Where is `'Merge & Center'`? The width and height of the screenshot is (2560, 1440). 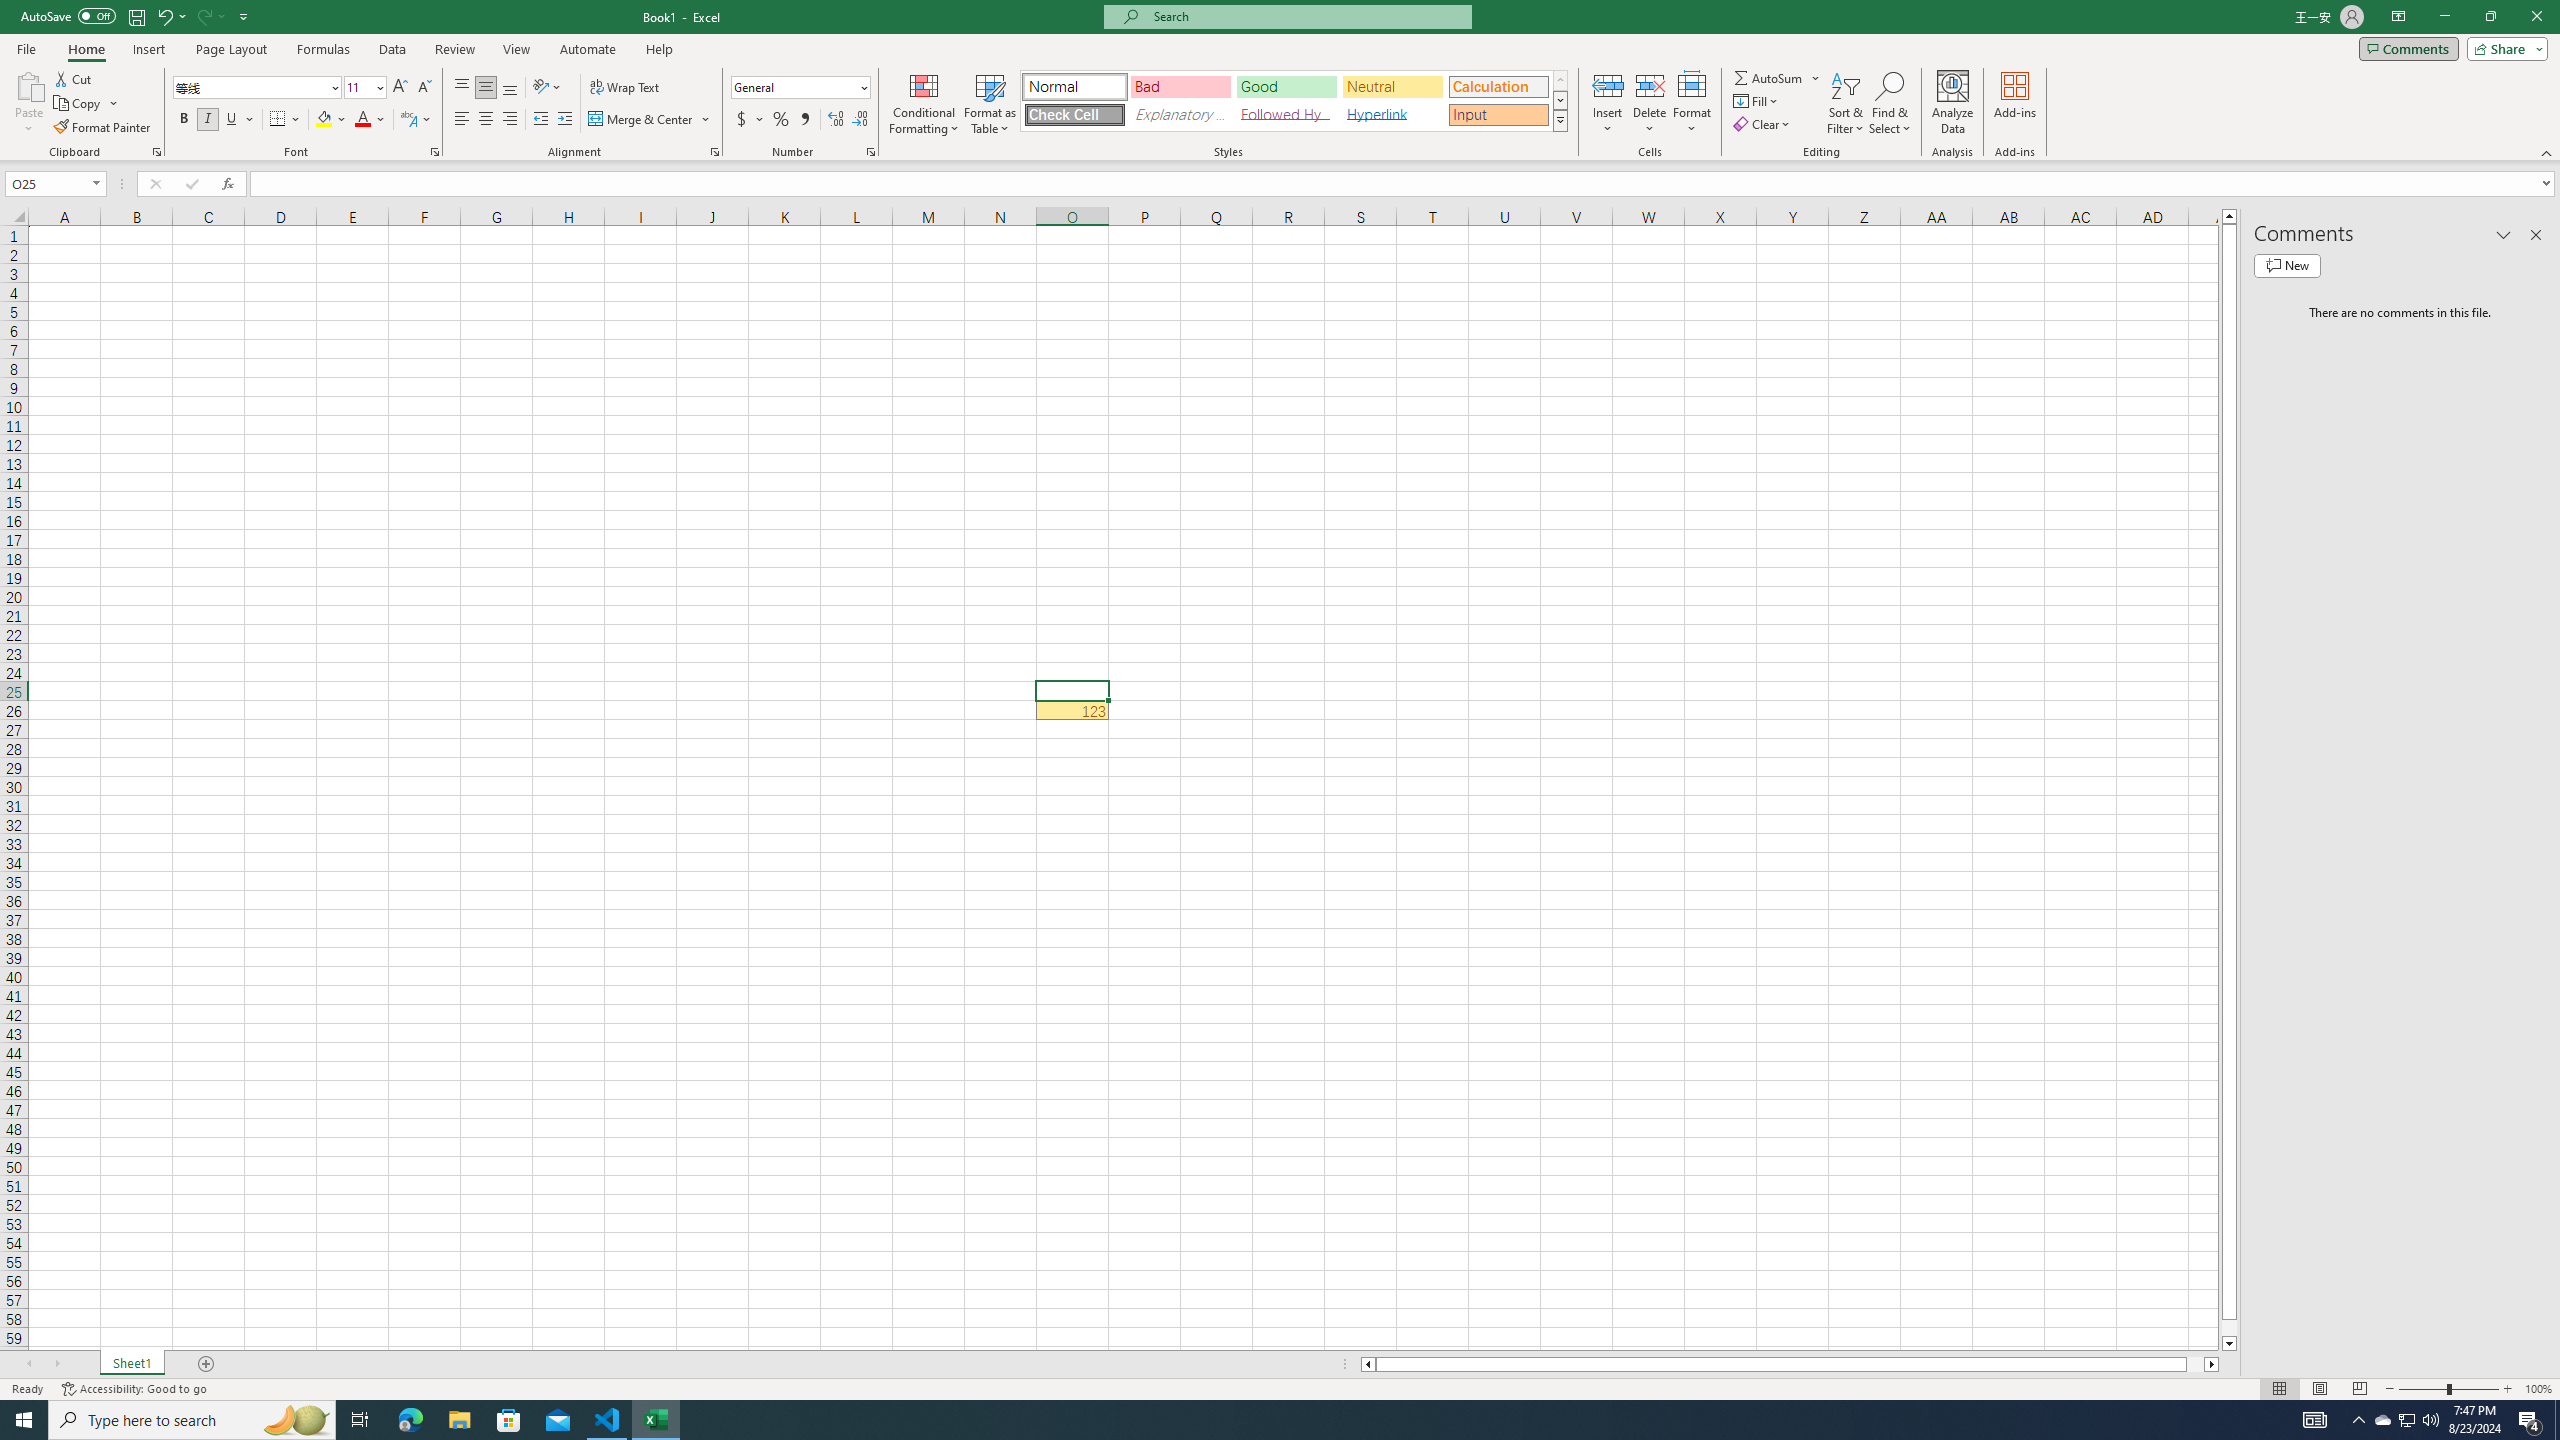
'Merge & Center' is located at coordinates (649, 118).